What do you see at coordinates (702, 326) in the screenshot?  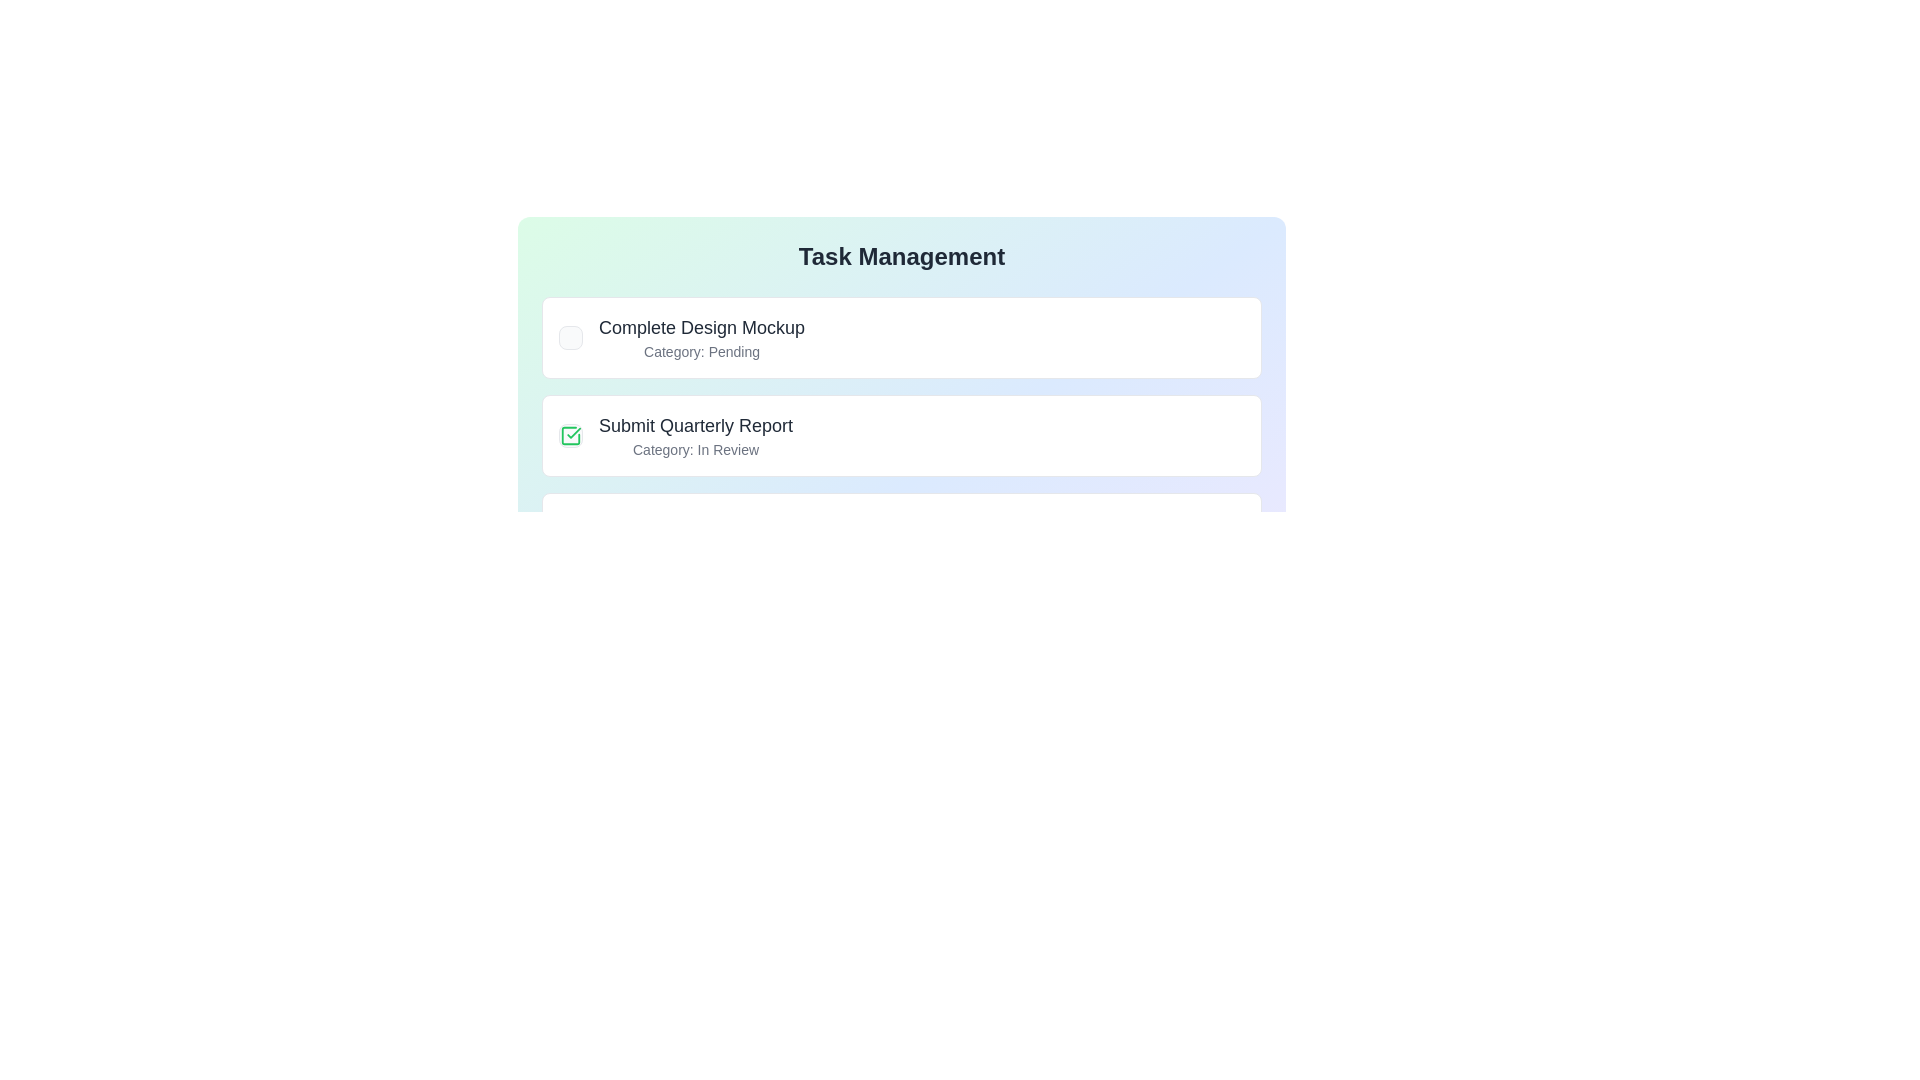 I see `the Text Label that serves as the title of the first task in the task management interface, positioned above the 'Category: Pending' element` at bounding box center [702, 326].